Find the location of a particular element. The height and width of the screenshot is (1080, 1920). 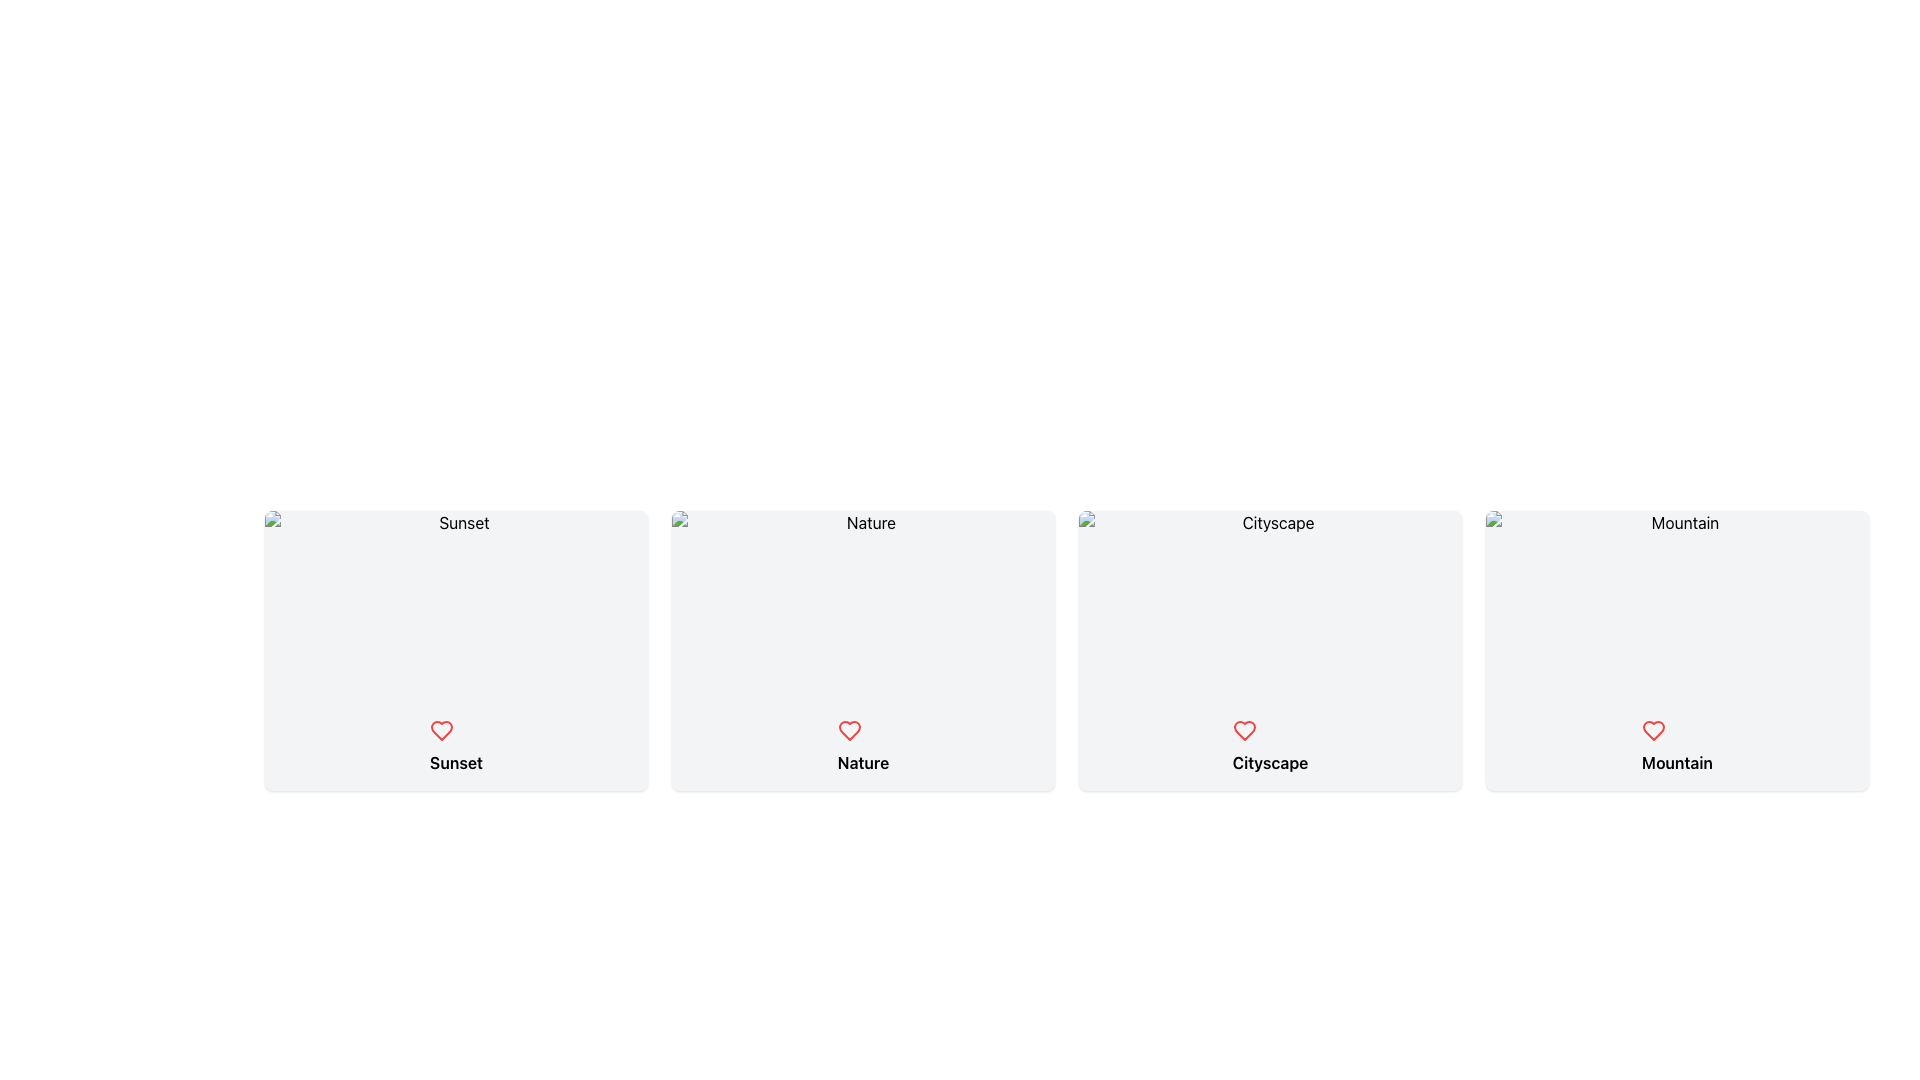

the heart icon located within the third card from the left in a horizontally aligned grid, positioned below the title 'Cityscape' is located at coordinates (1243, 731).